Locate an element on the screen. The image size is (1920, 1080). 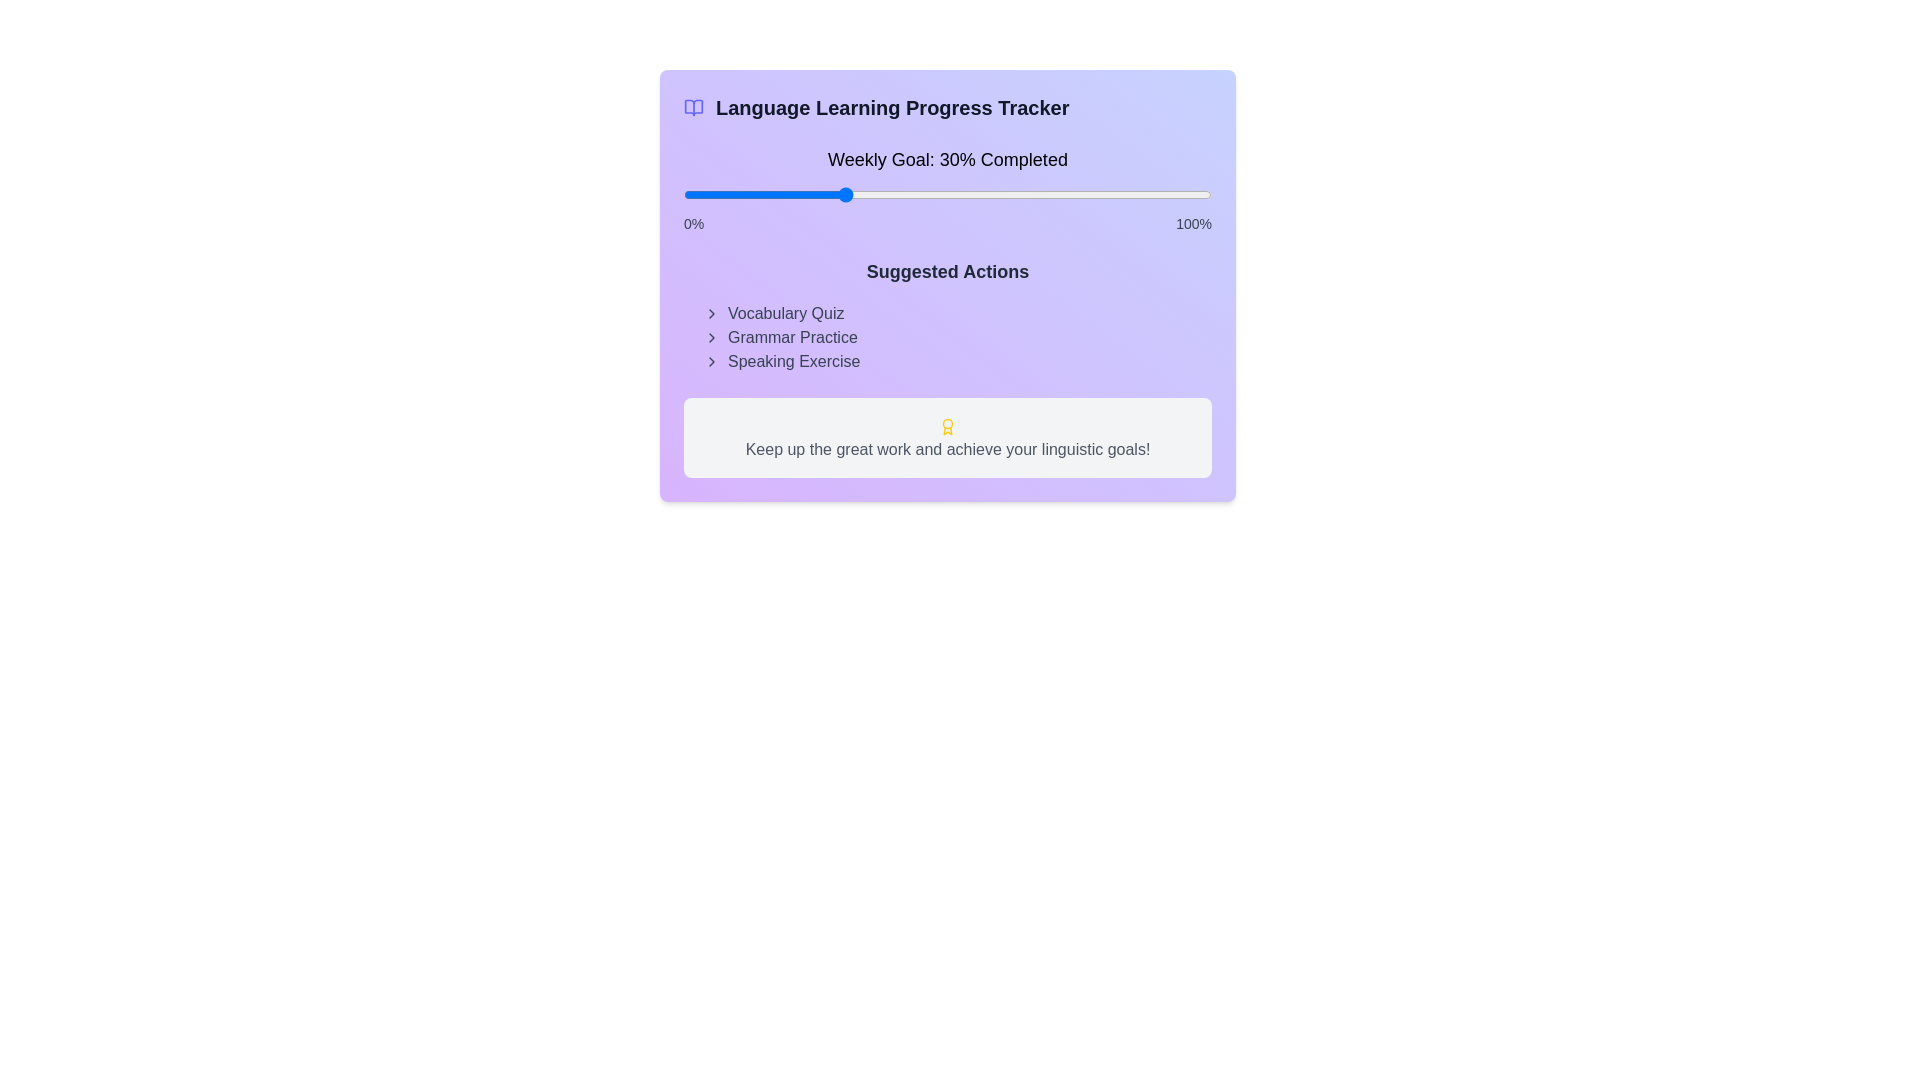
the progress slider to set the weekly goal completion percentage to 87 is located at coordinates (1143, 195).